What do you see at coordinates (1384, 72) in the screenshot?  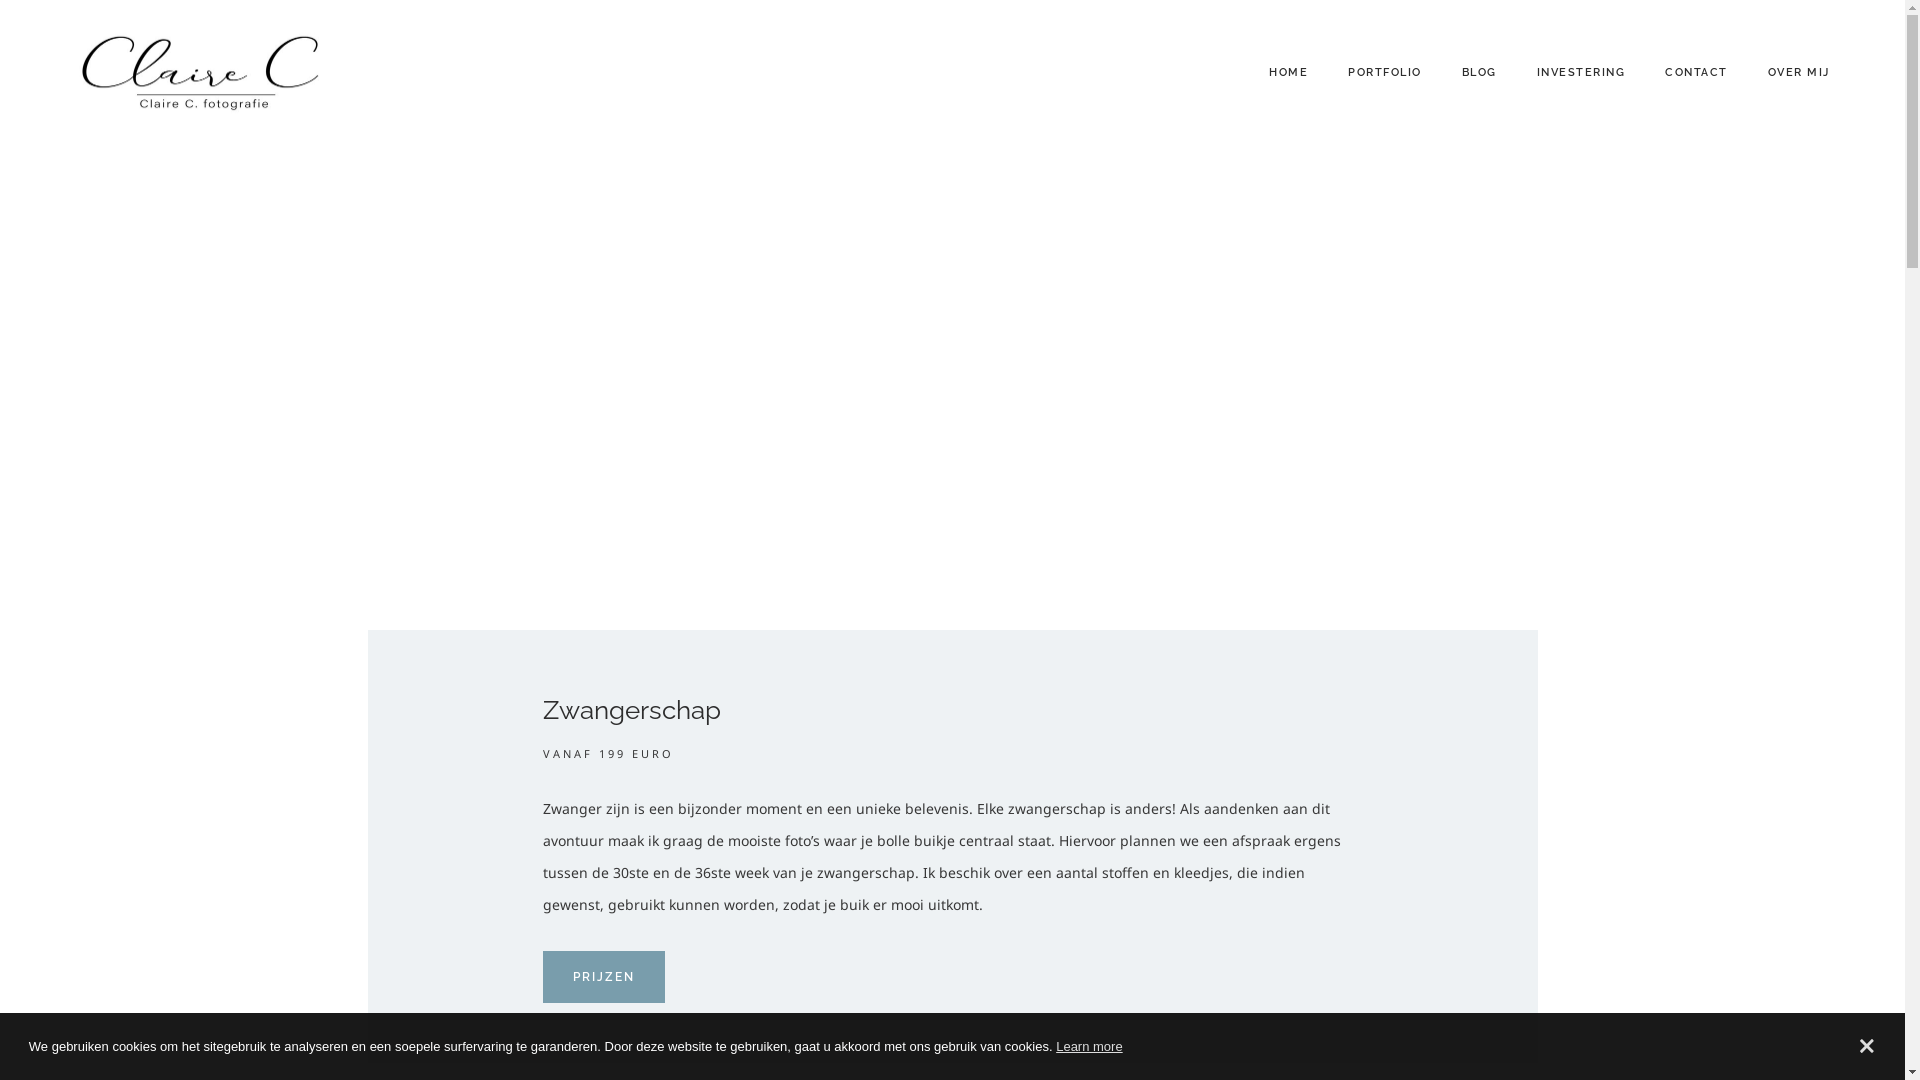 I see `'PORTFOLIO'` at bounding box center [1384, 72].